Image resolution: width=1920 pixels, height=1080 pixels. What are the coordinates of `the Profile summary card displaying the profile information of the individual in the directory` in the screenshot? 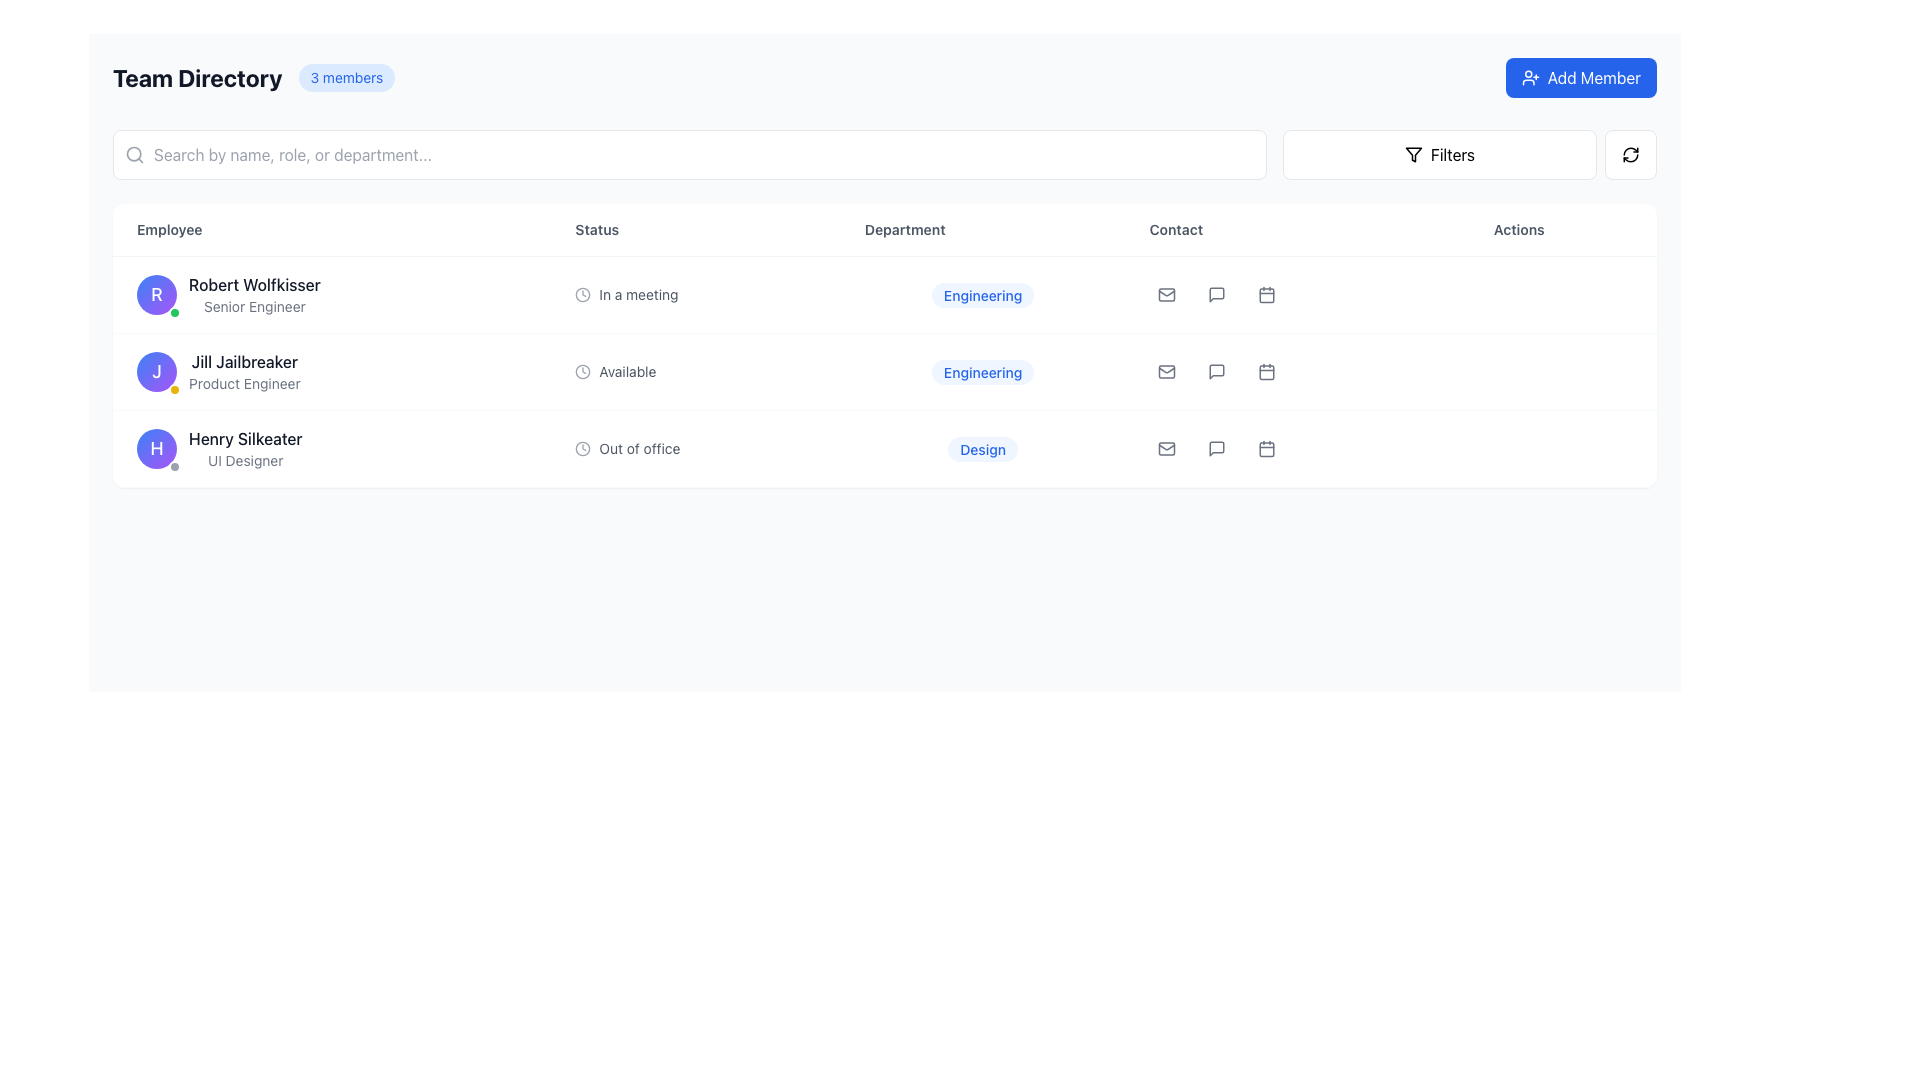 It's located at (332, 447).